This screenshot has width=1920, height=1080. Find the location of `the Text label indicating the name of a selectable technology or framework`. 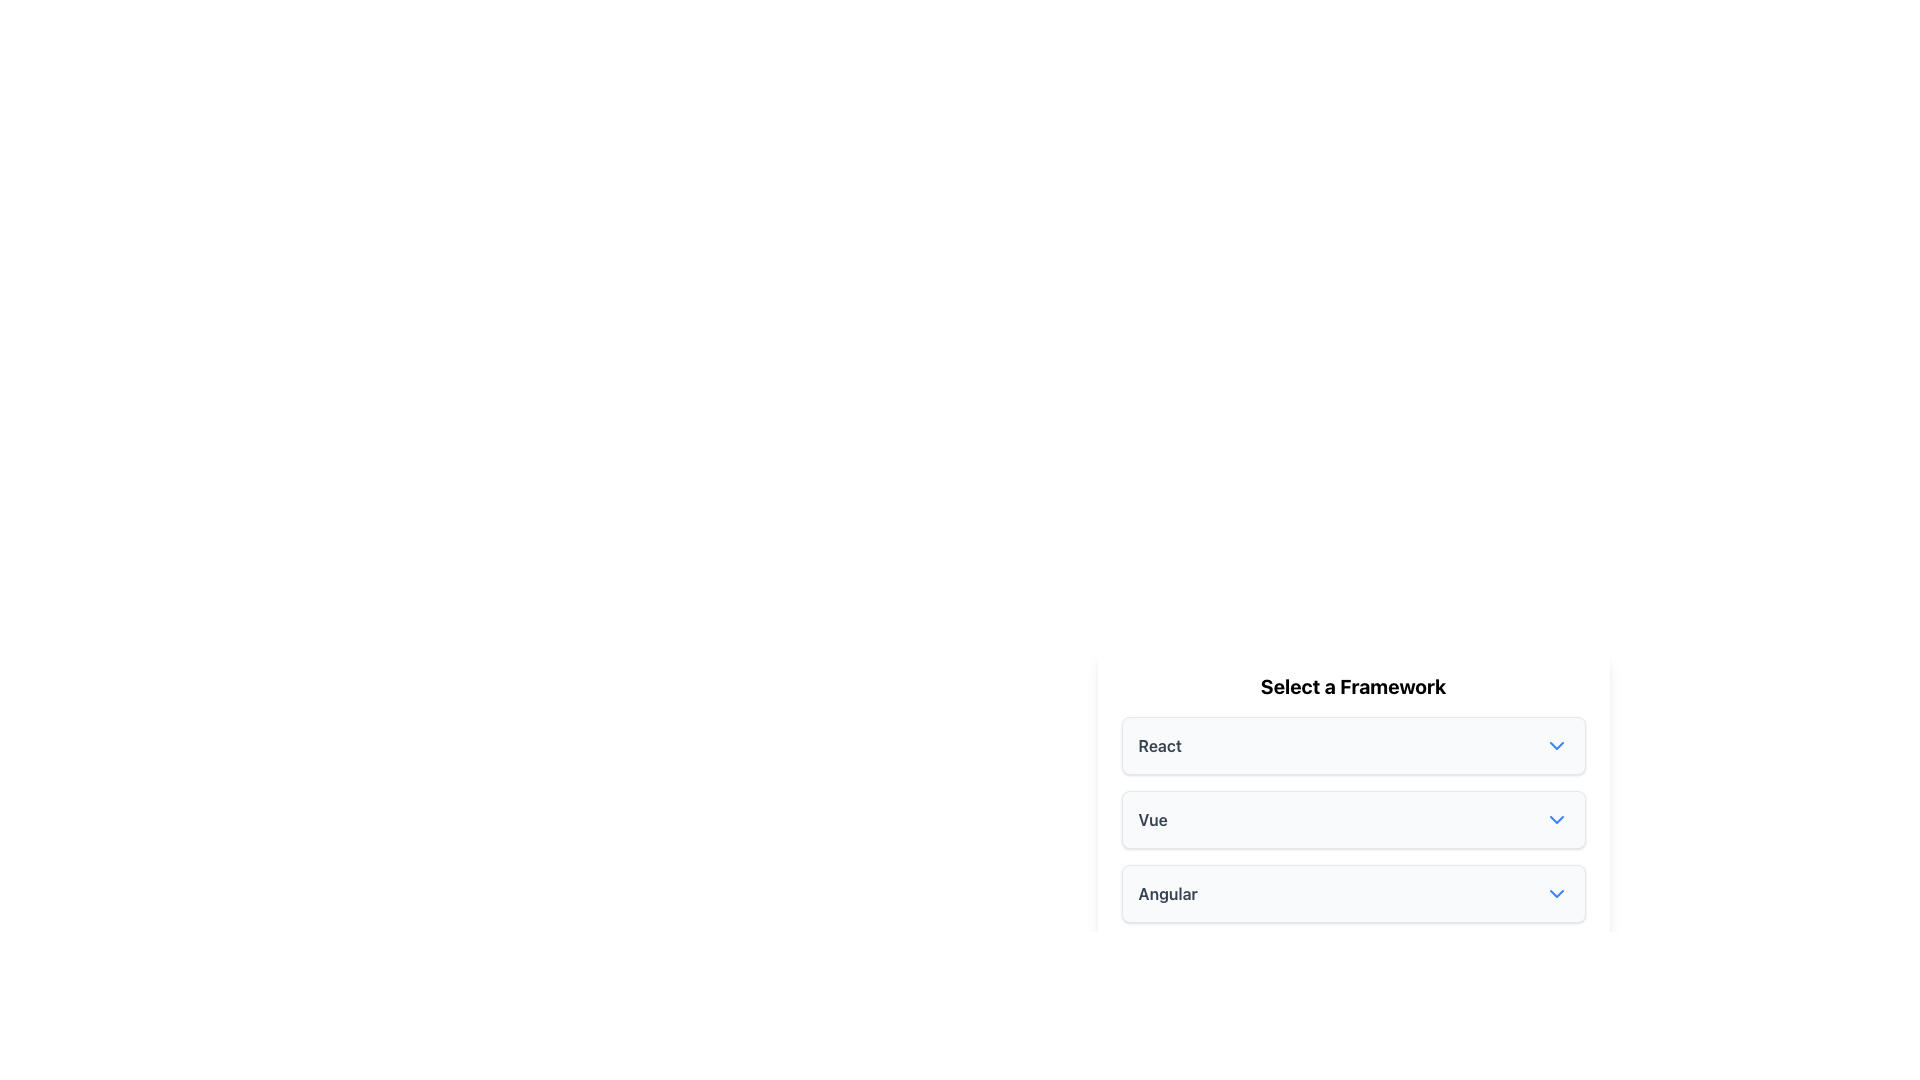

the Text label indicating the name of a selectable technology or framework is located at coordinates (1160, 745).